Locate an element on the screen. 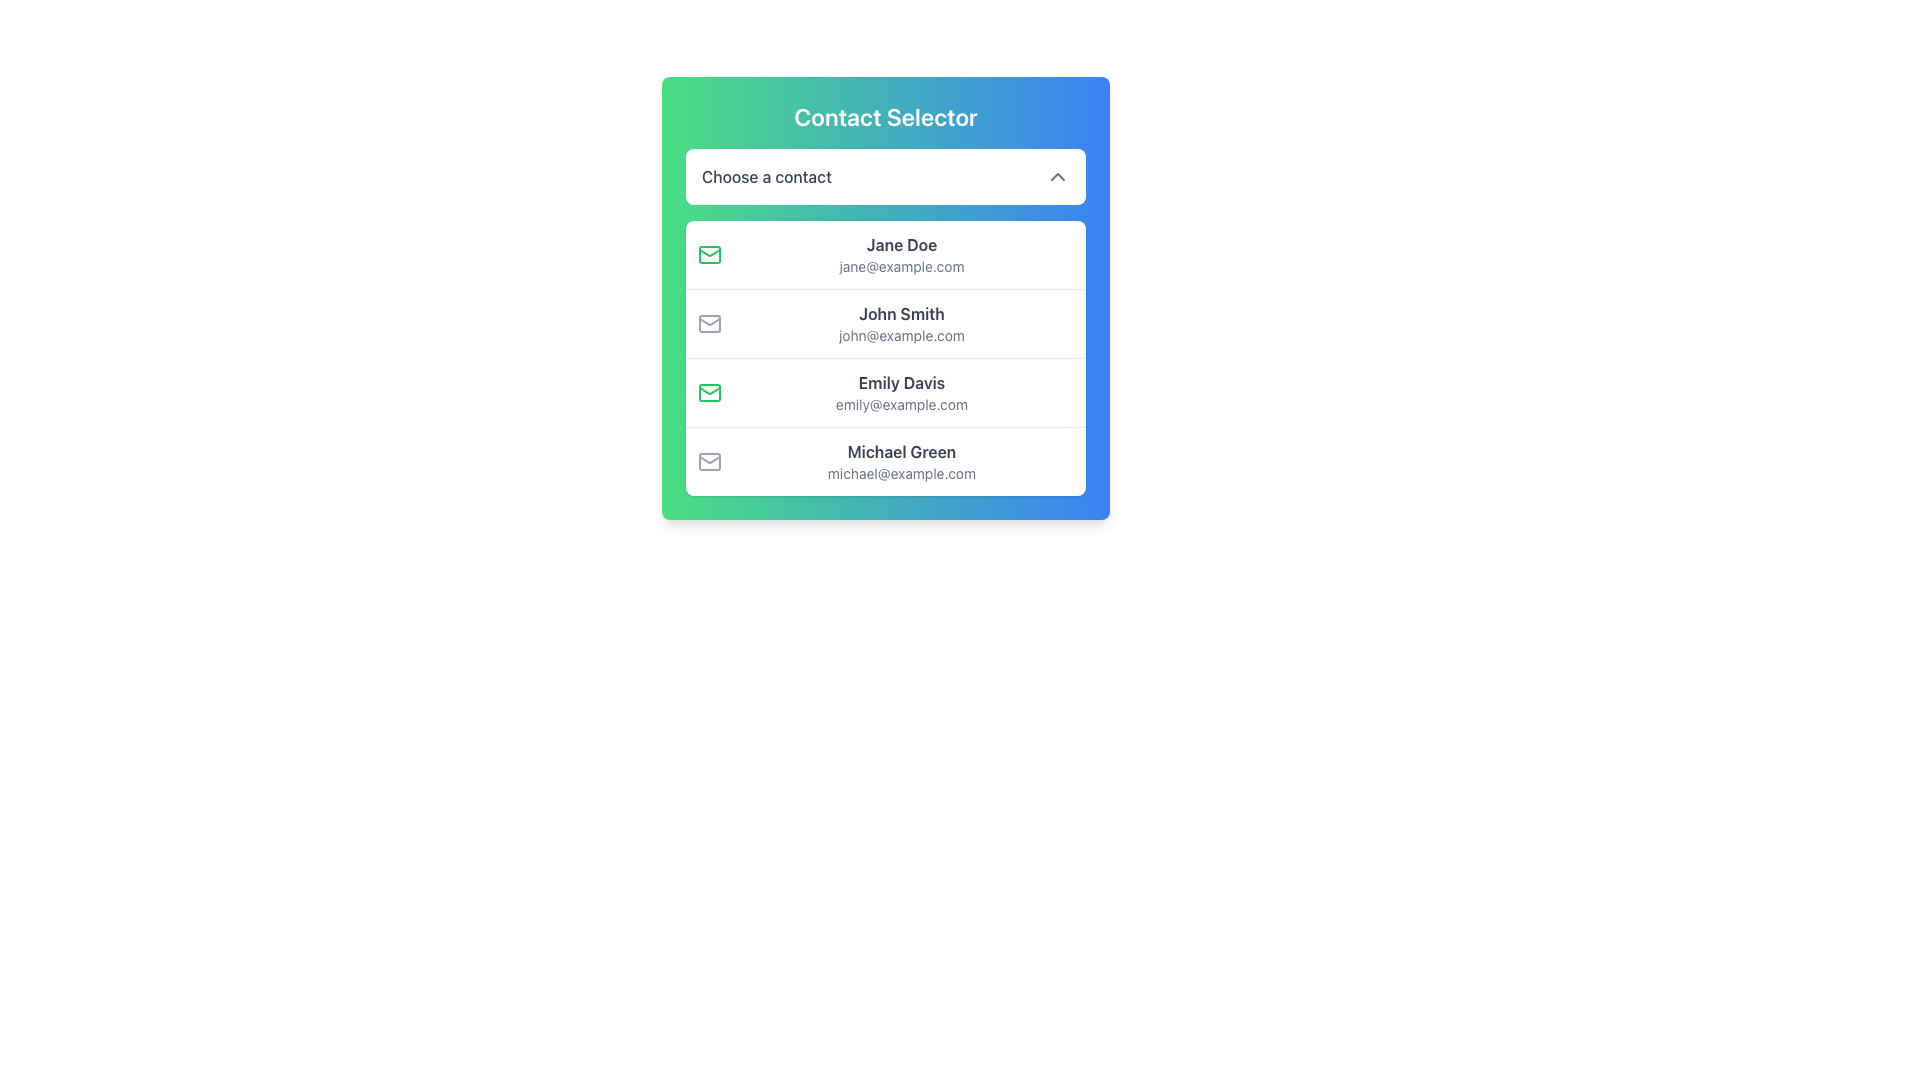 The image size is (1920, 1080). the email contact icon located to the left of 'Michael Green' in the fourth row of the contact list is located at coordinates (710, 462).